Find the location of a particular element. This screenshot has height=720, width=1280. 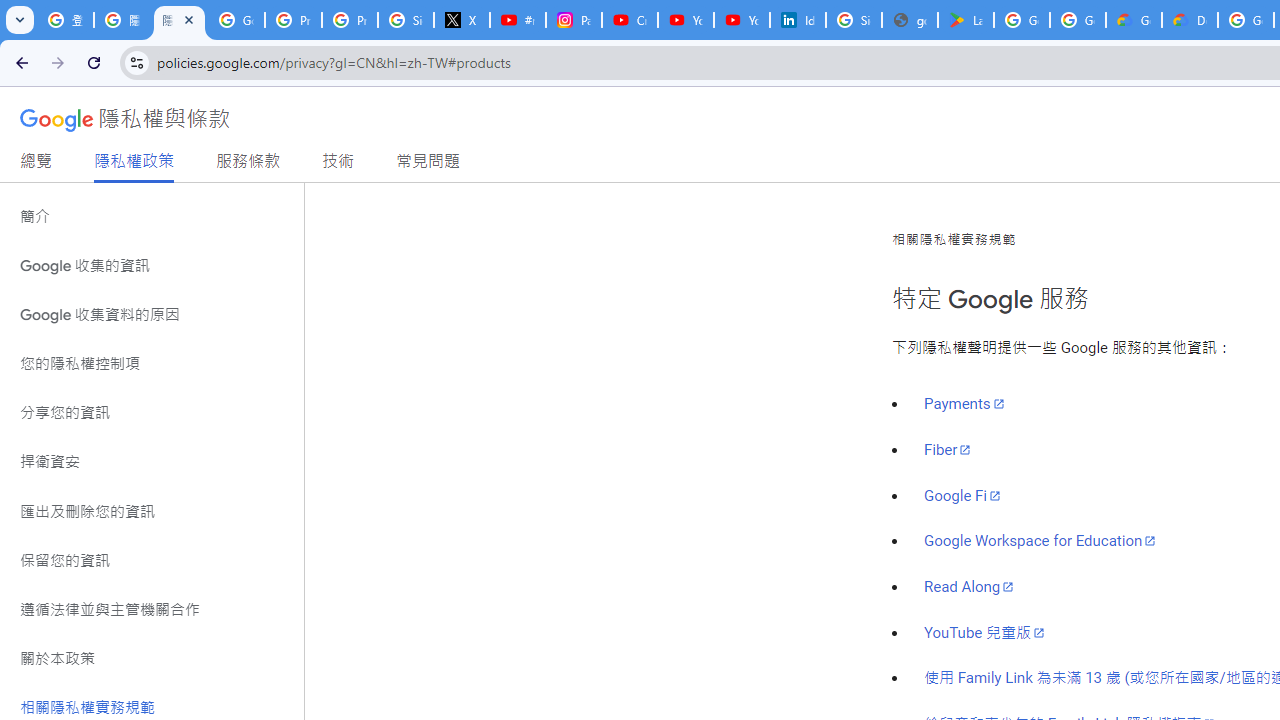

'Government | Google Cloud' is located at coordinates (1134, 20).